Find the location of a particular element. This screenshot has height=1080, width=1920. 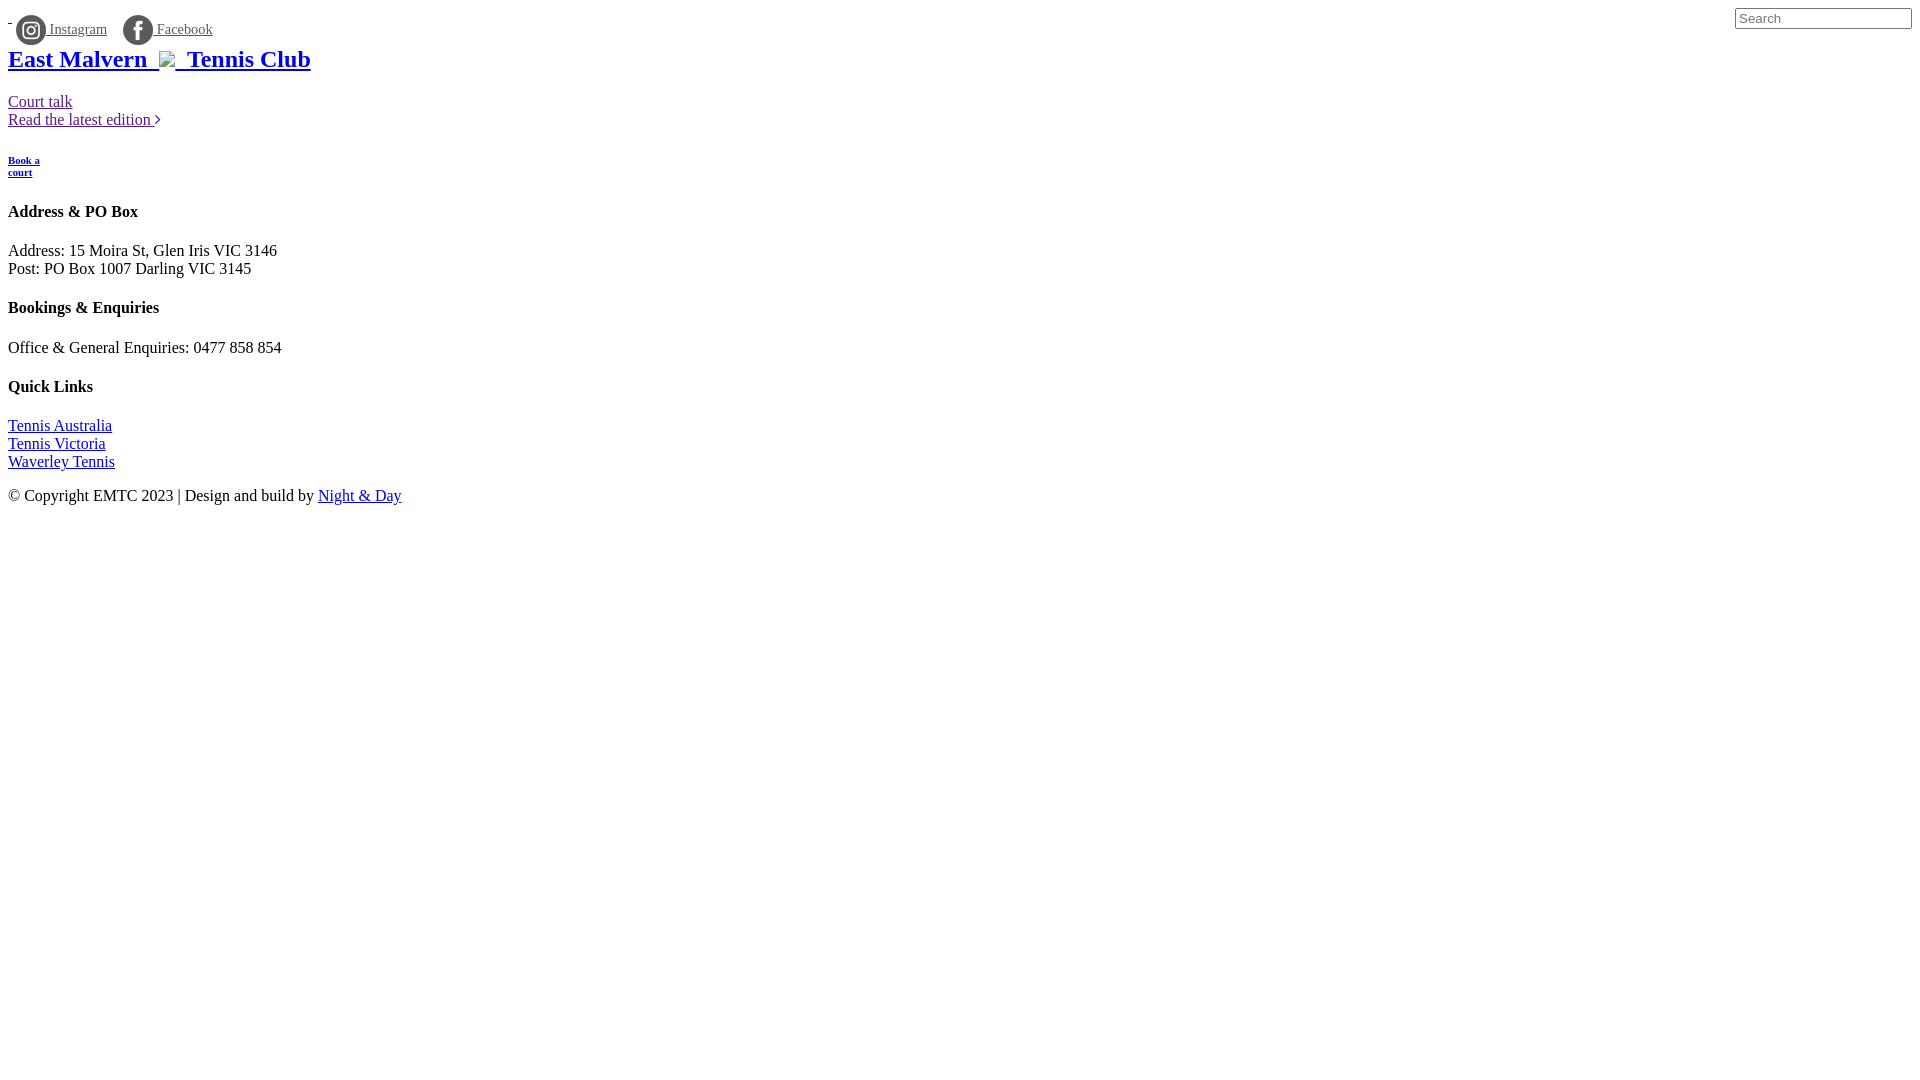

'Night & Day' is located at coordinates (360, 495).